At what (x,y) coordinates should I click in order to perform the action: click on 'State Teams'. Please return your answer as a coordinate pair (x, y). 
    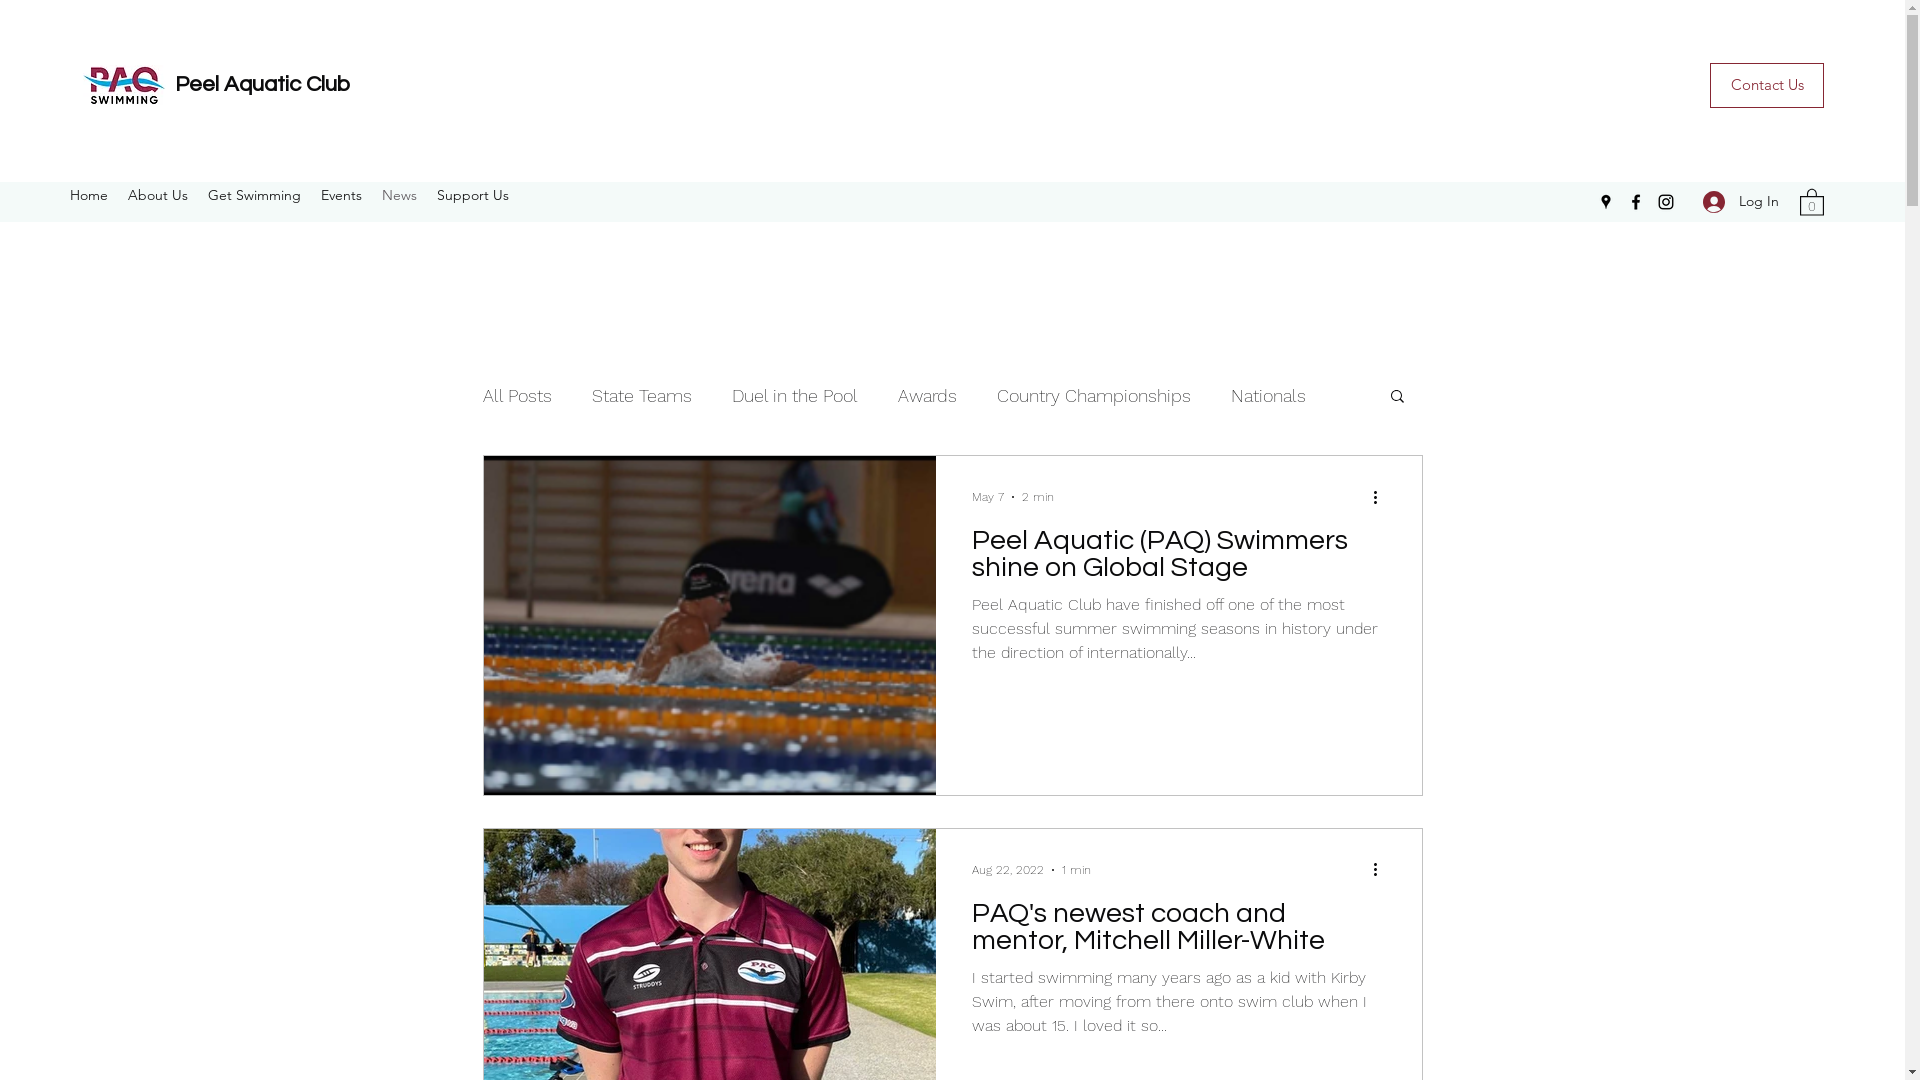
    Looking at the image, I should click on (642, 394).